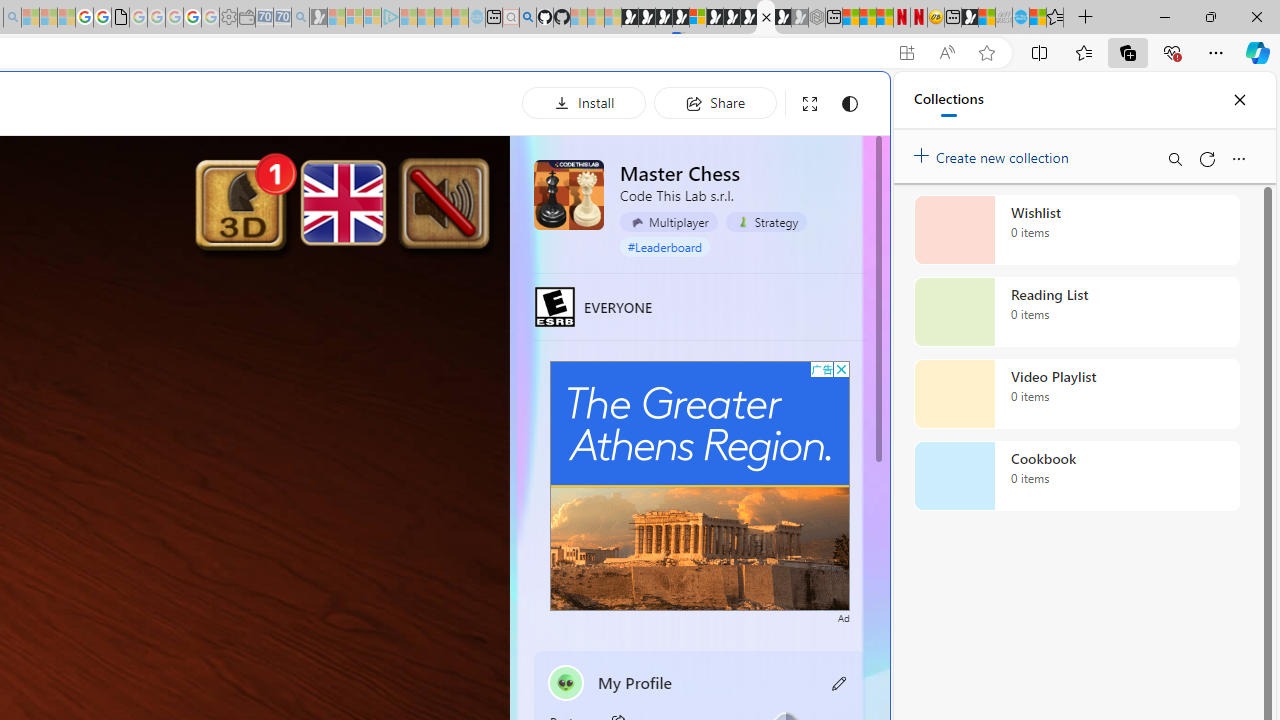  Describe the element at coordinates (668, 222) in the screenshot. I see `'Multiplayer'` at that location.